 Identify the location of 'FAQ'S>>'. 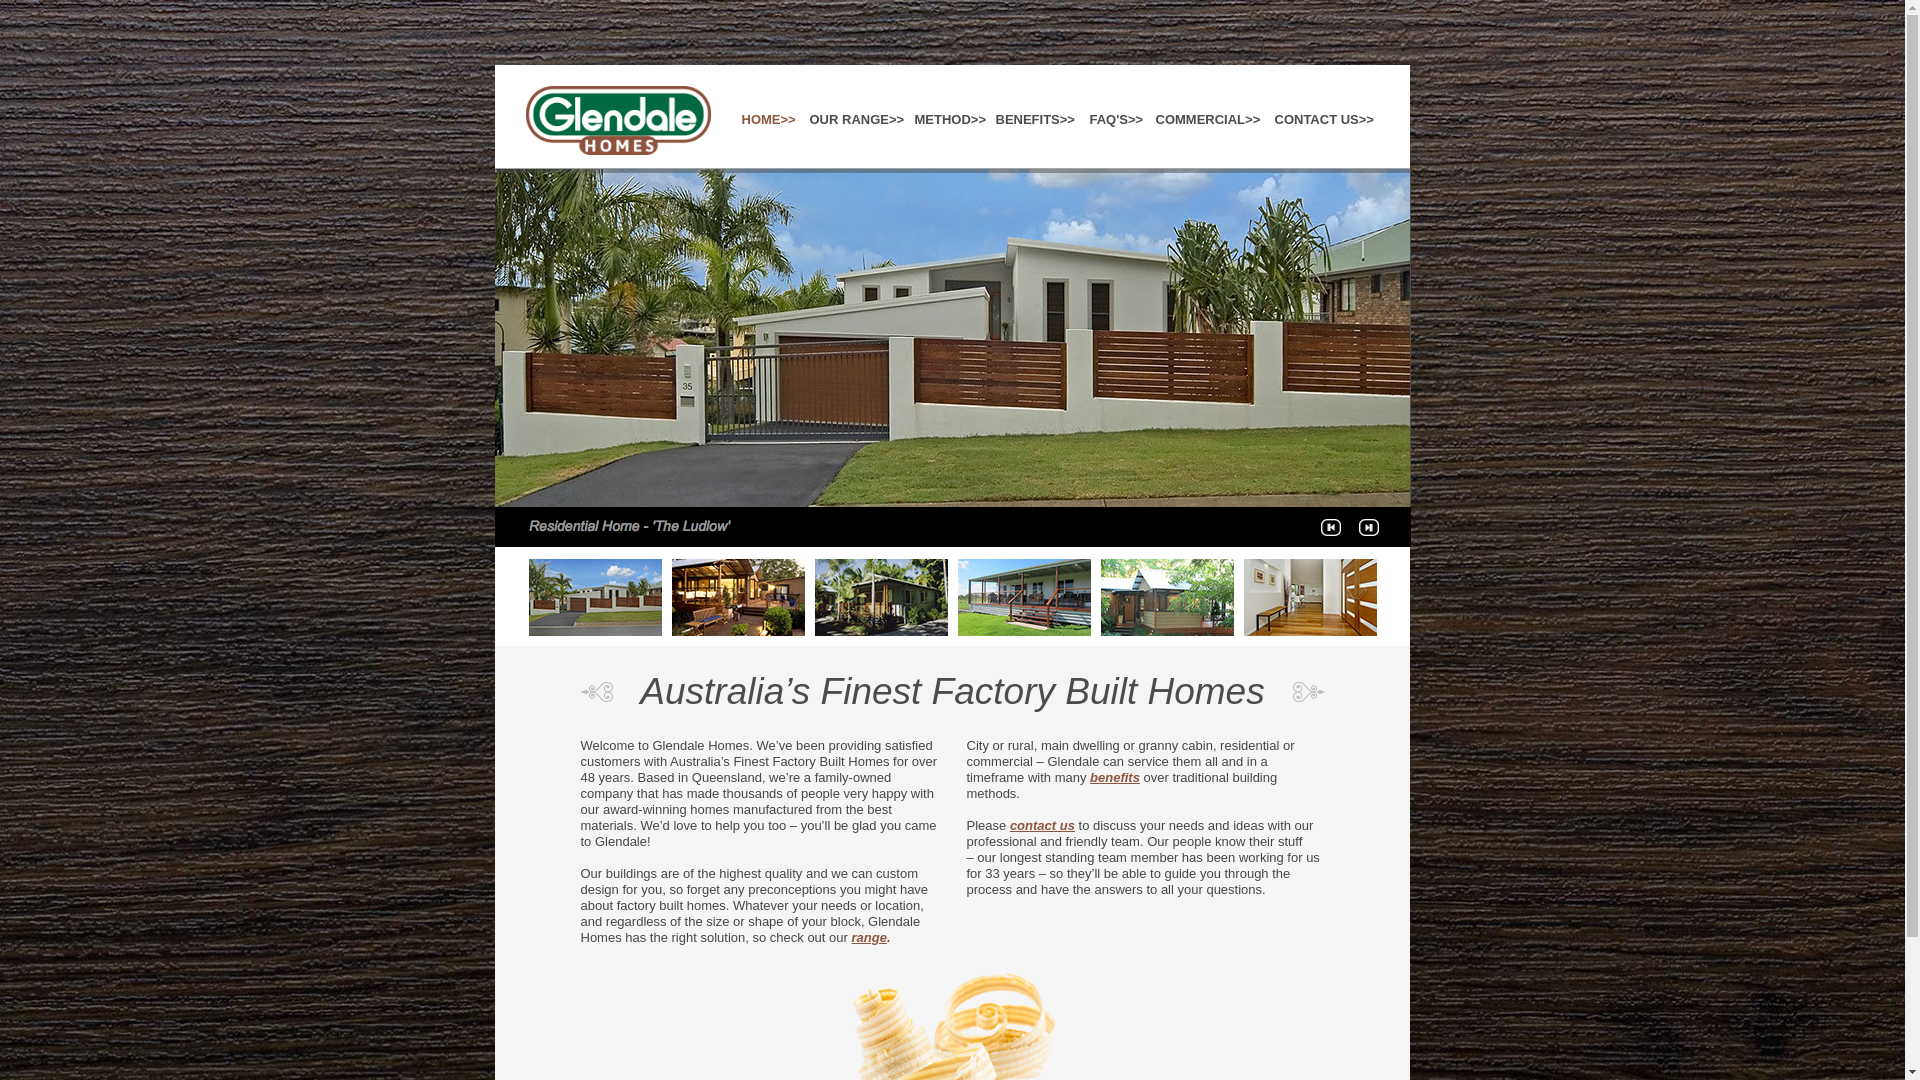
(1116, 119).